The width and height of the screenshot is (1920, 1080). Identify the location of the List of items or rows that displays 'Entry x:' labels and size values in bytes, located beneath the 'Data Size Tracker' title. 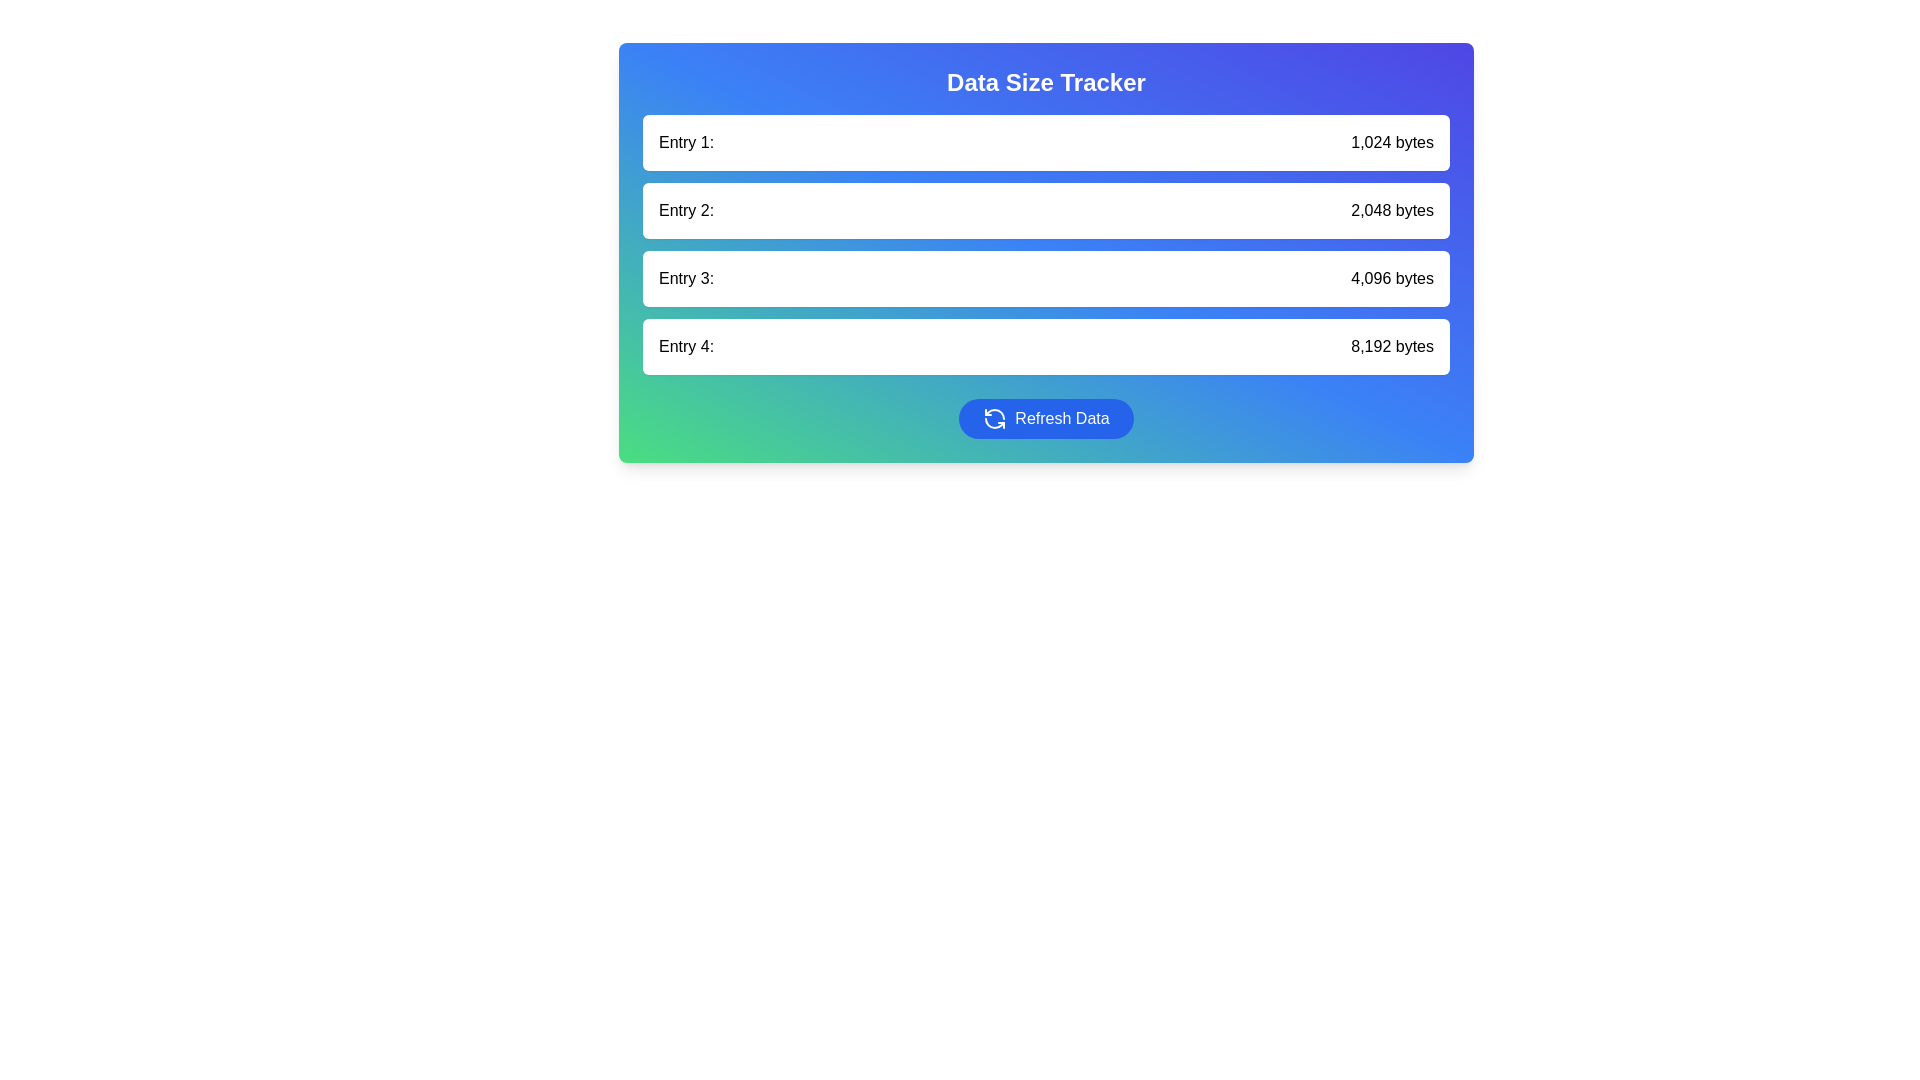
(1045, 244).